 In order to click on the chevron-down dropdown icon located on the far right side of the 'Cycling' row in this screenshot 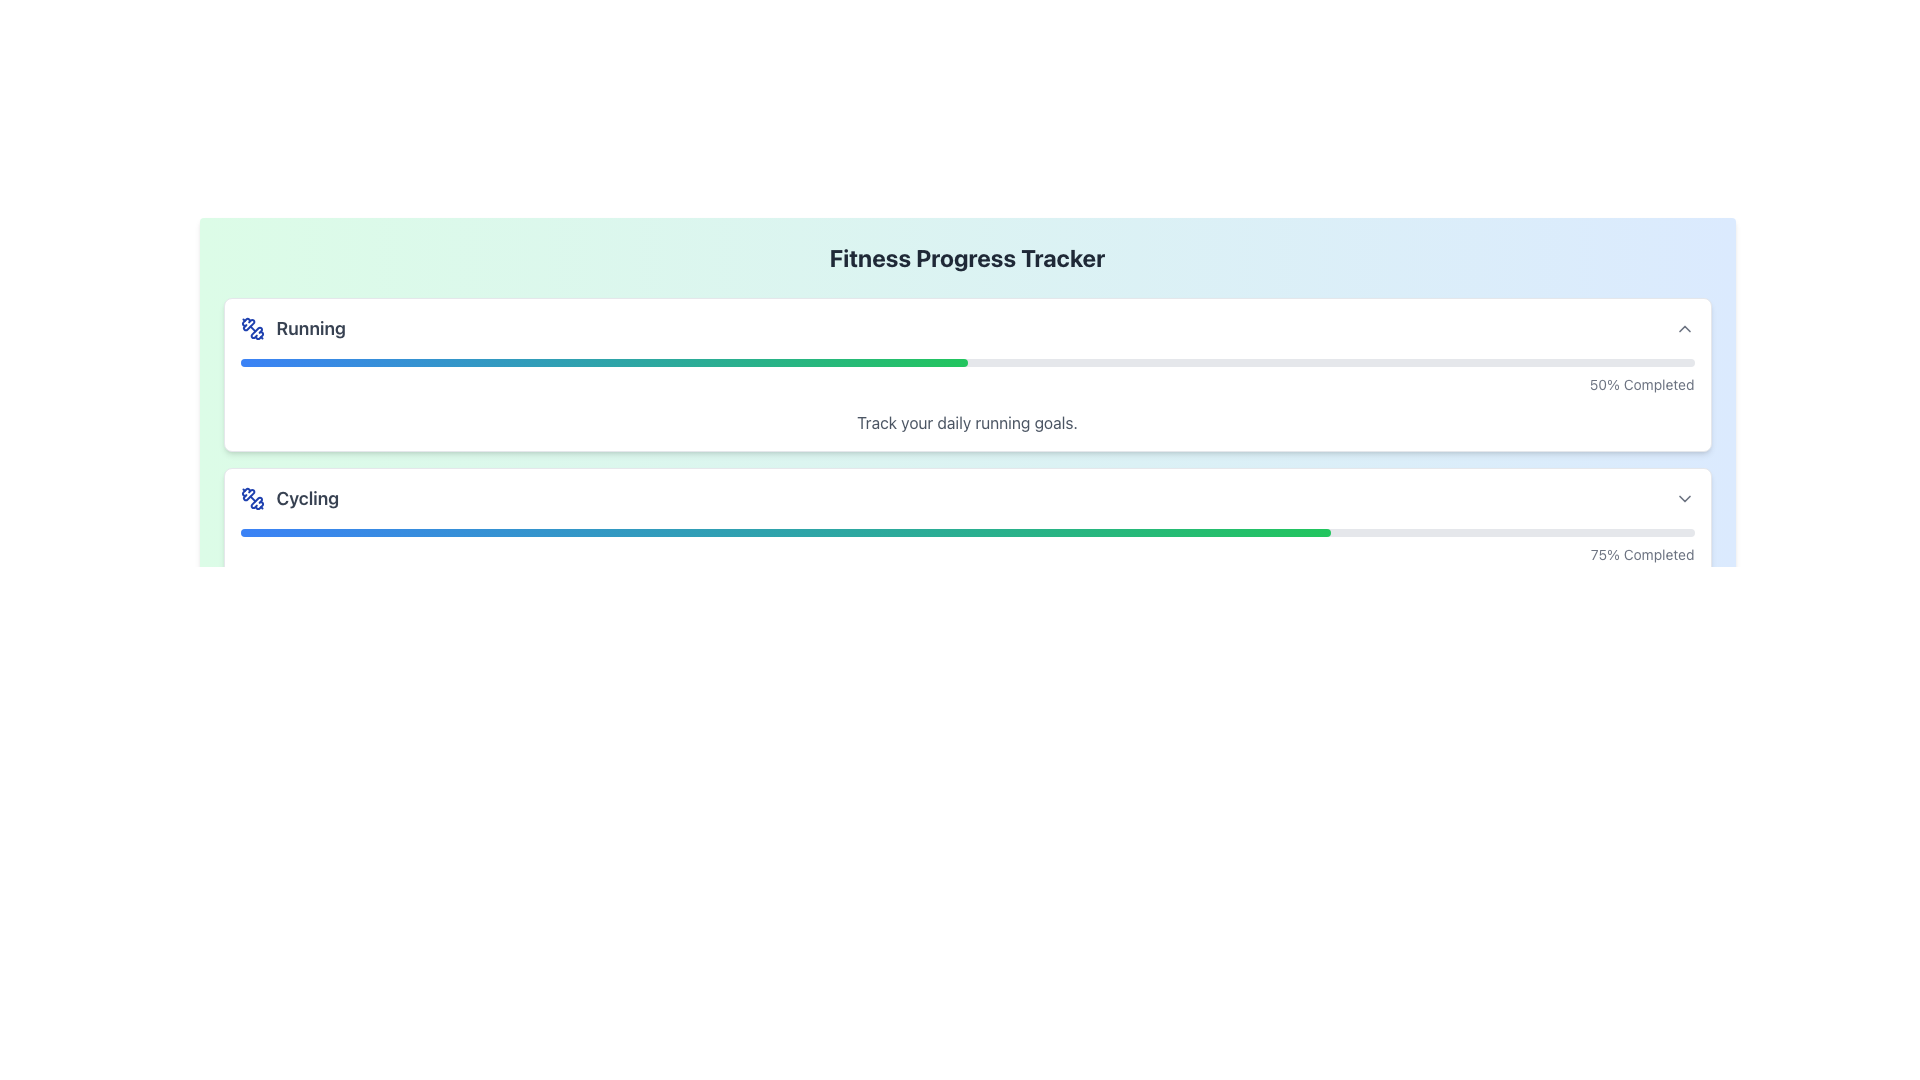, I will do `click(1683, 497)`.